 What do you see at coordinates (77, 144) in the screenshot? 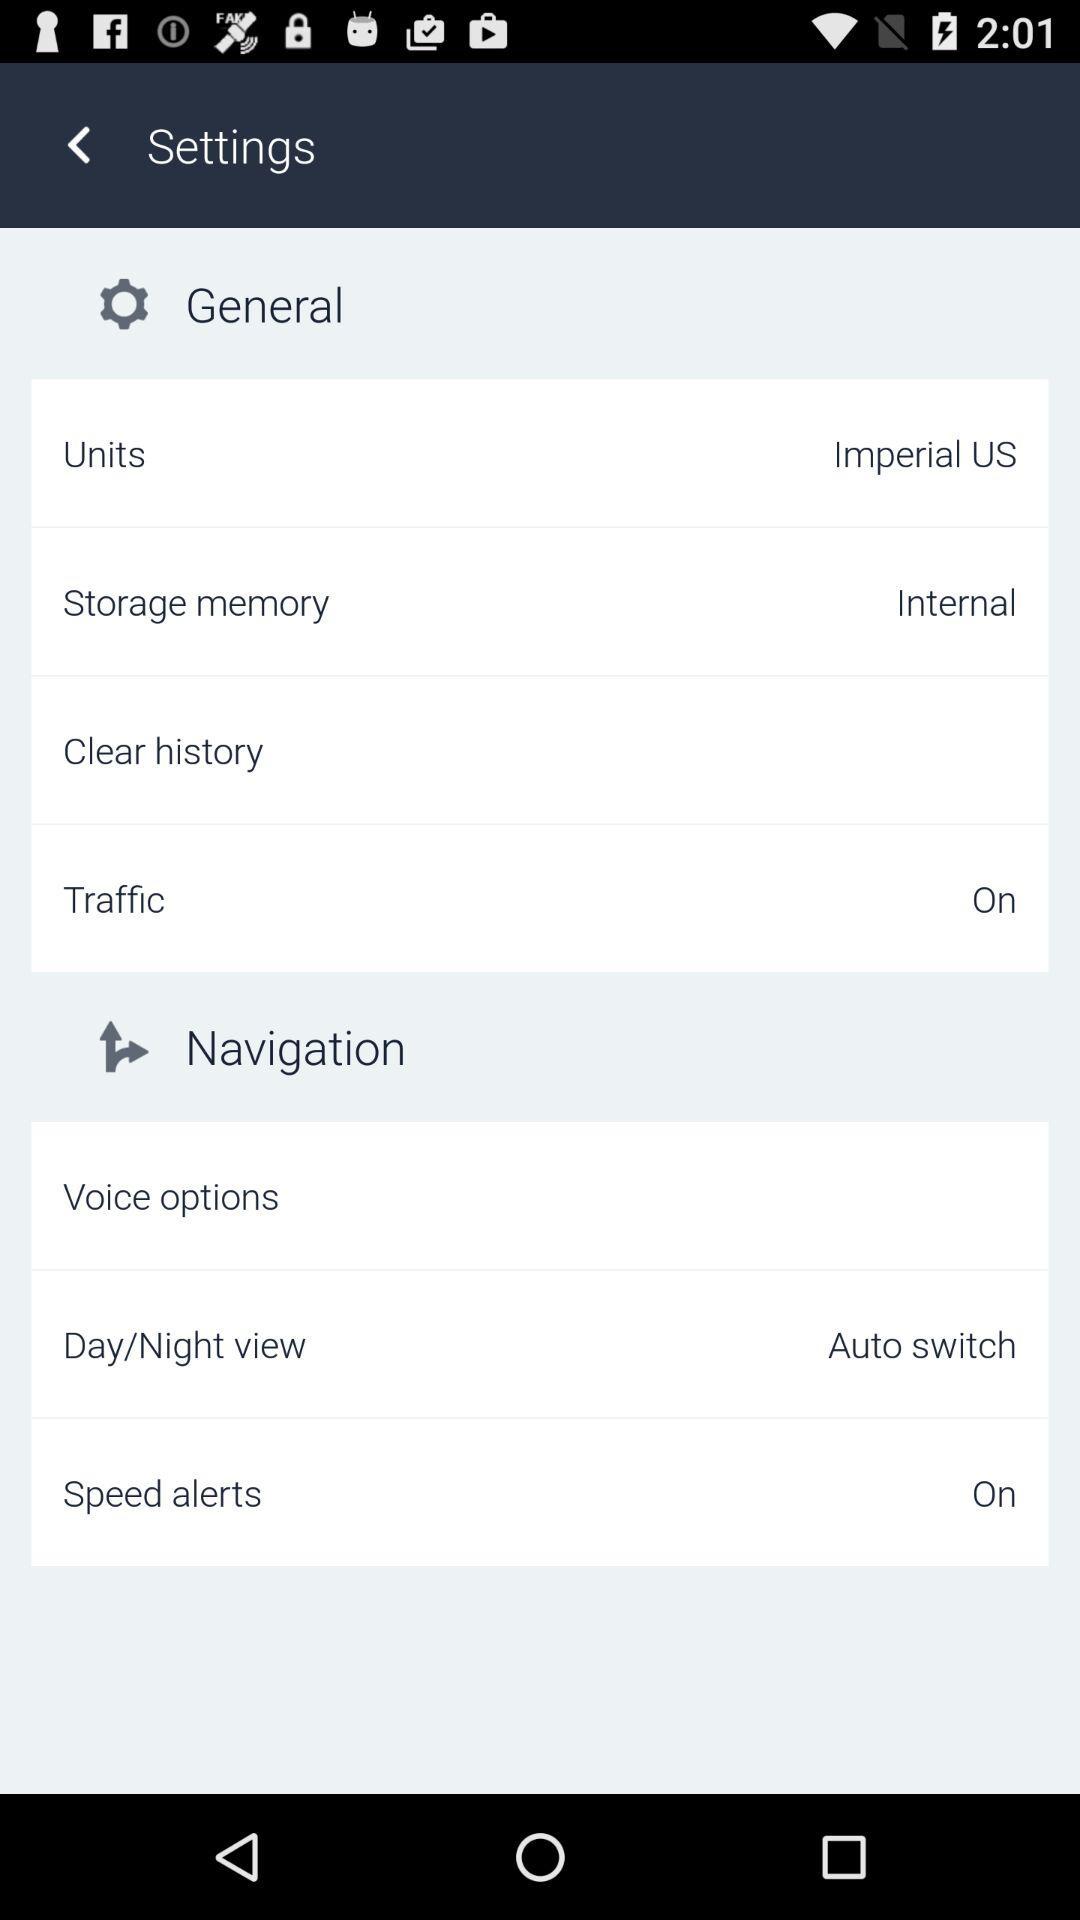
I see `icon next to settings` at bounding box center [77, 144].